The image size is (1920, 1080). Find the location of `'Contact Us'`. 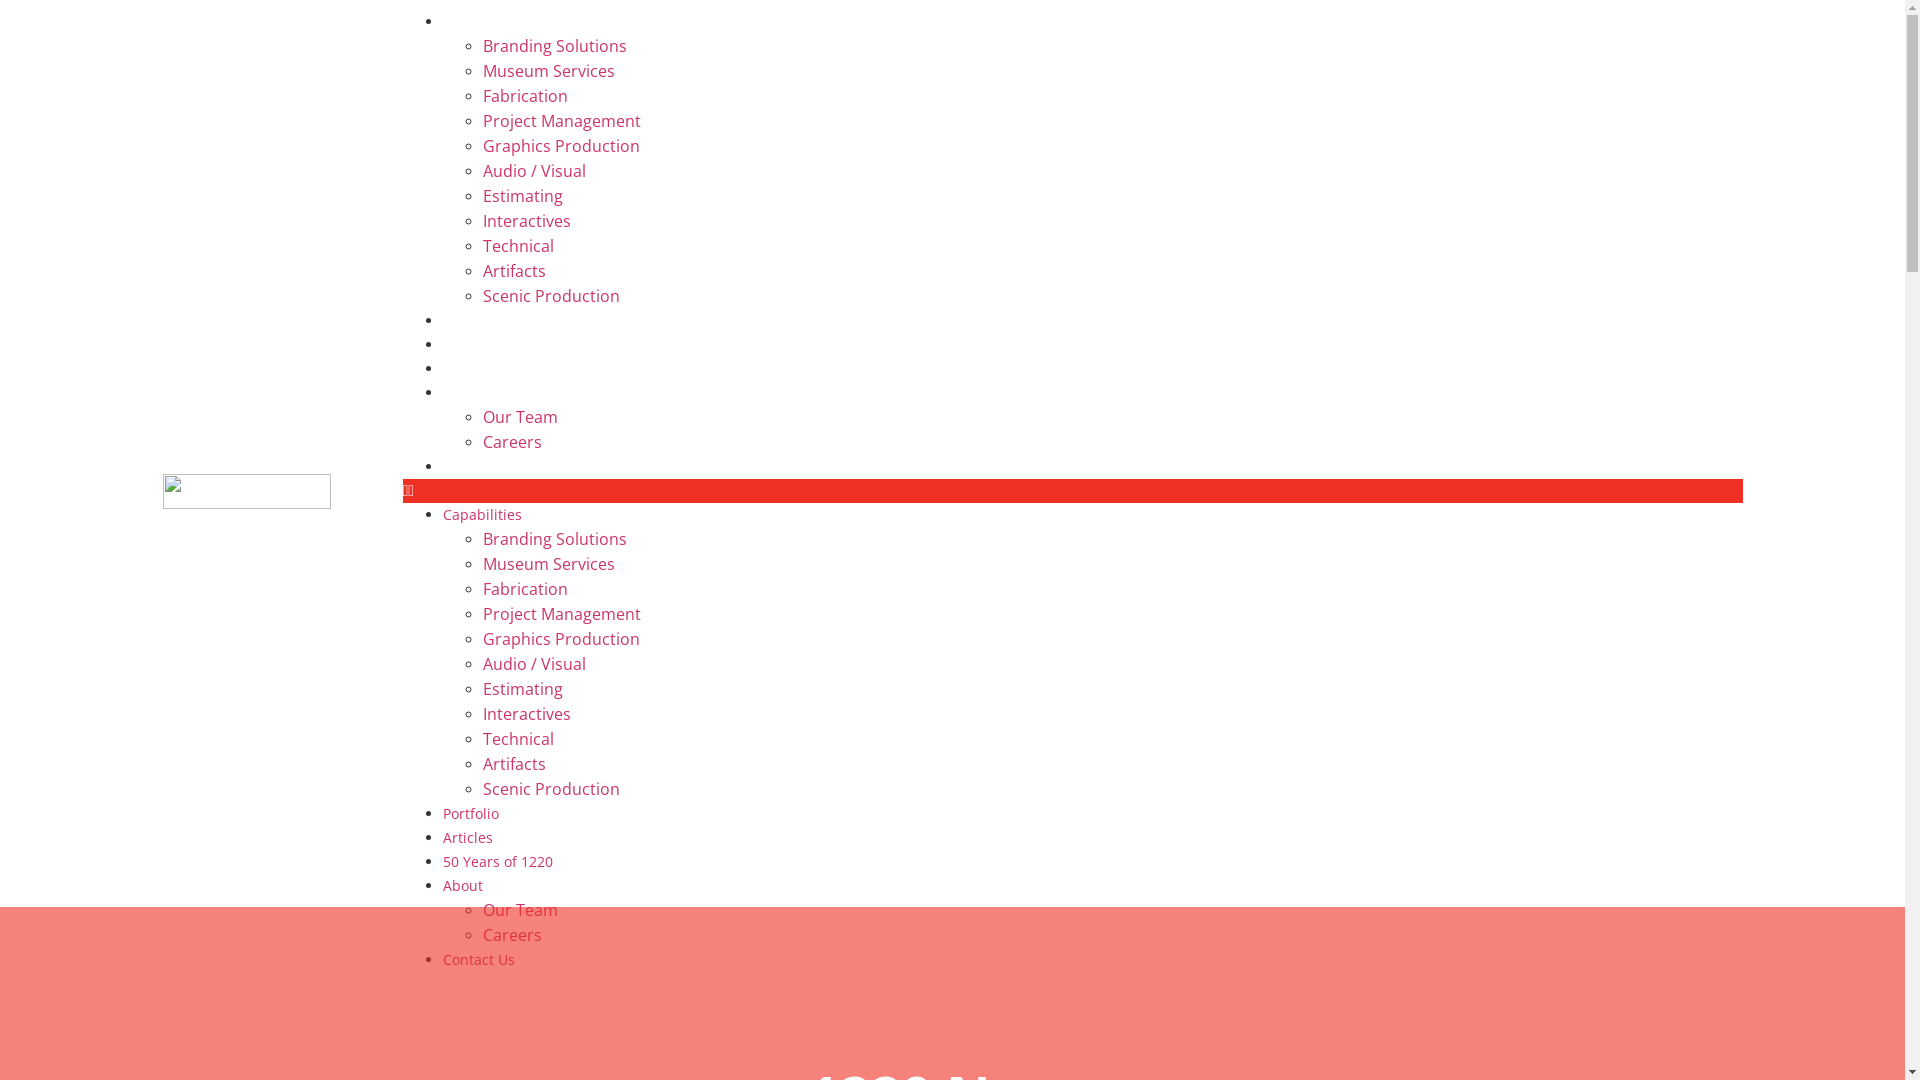

'Contact Us' is located at coordinates (477, 466).